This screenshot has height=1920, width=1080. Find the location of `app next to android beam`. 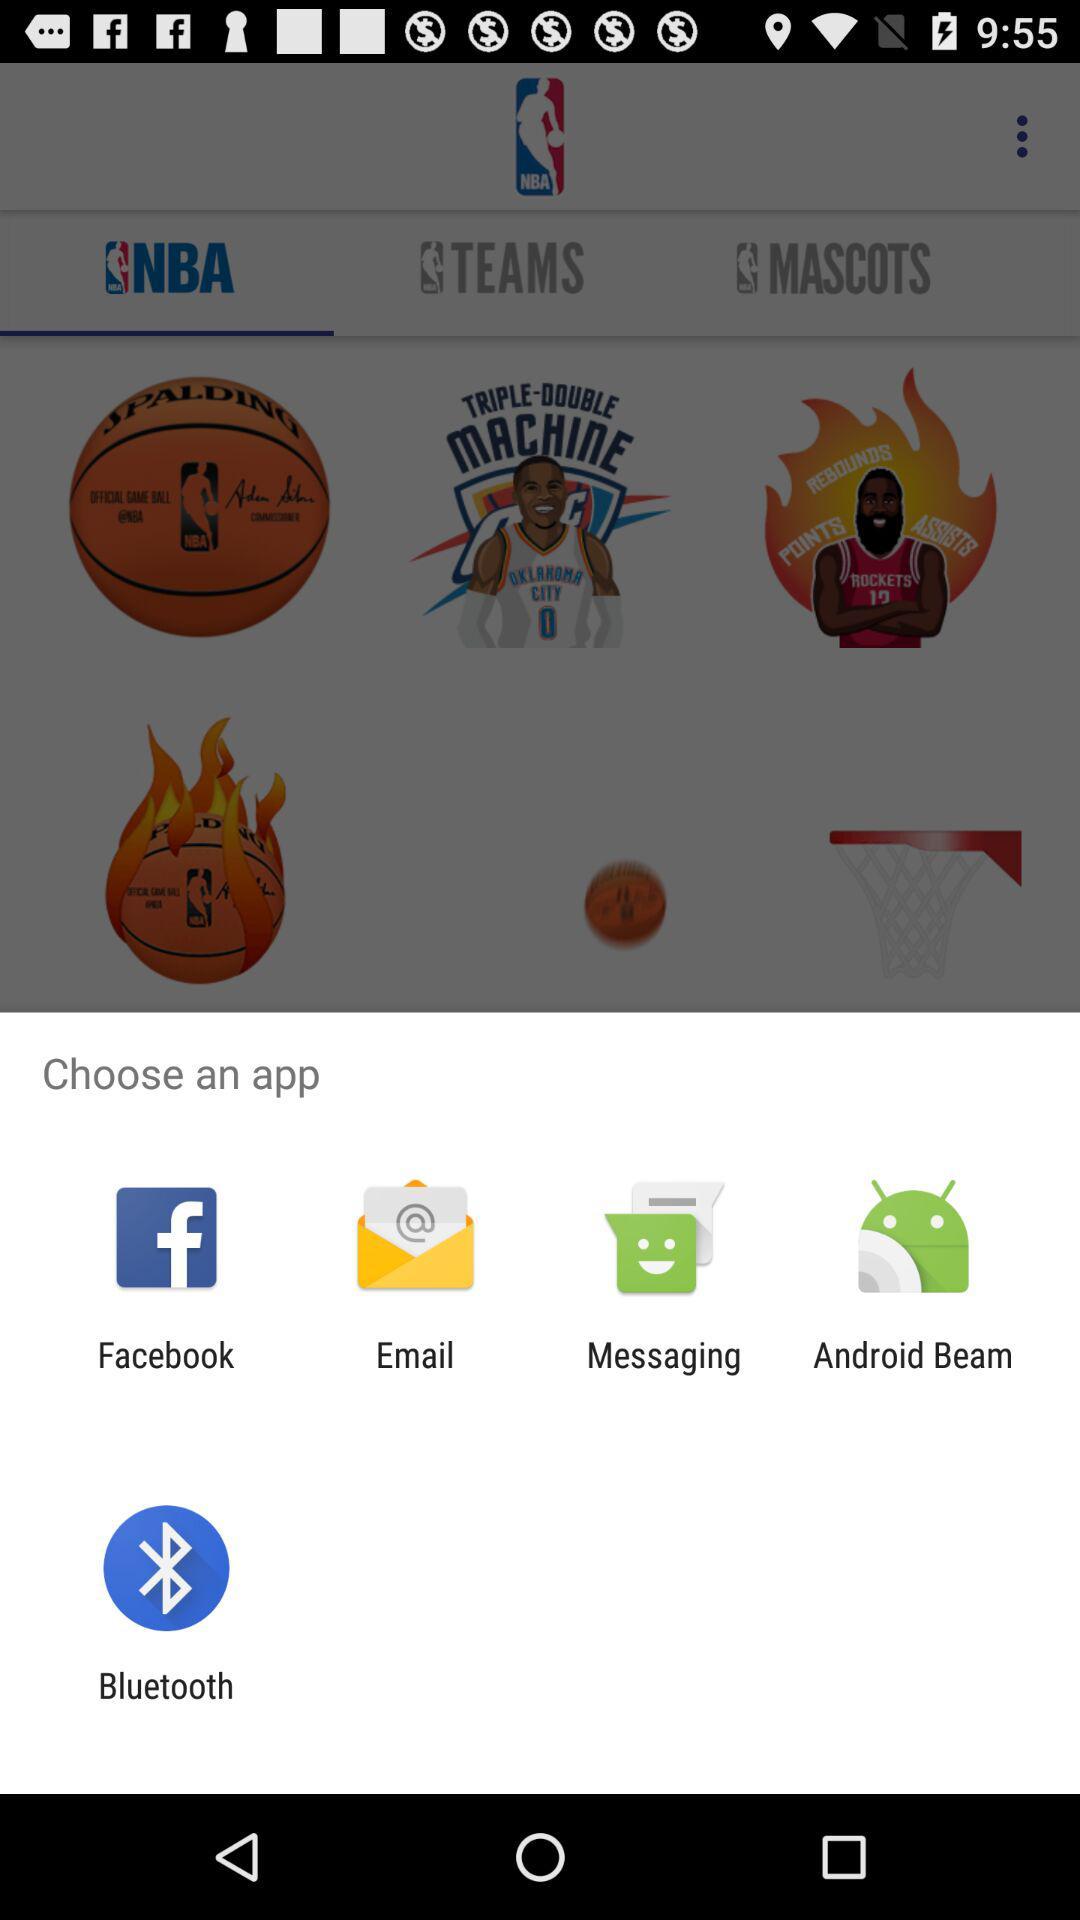

app next to android beam is located at coordinates (664, 1374).